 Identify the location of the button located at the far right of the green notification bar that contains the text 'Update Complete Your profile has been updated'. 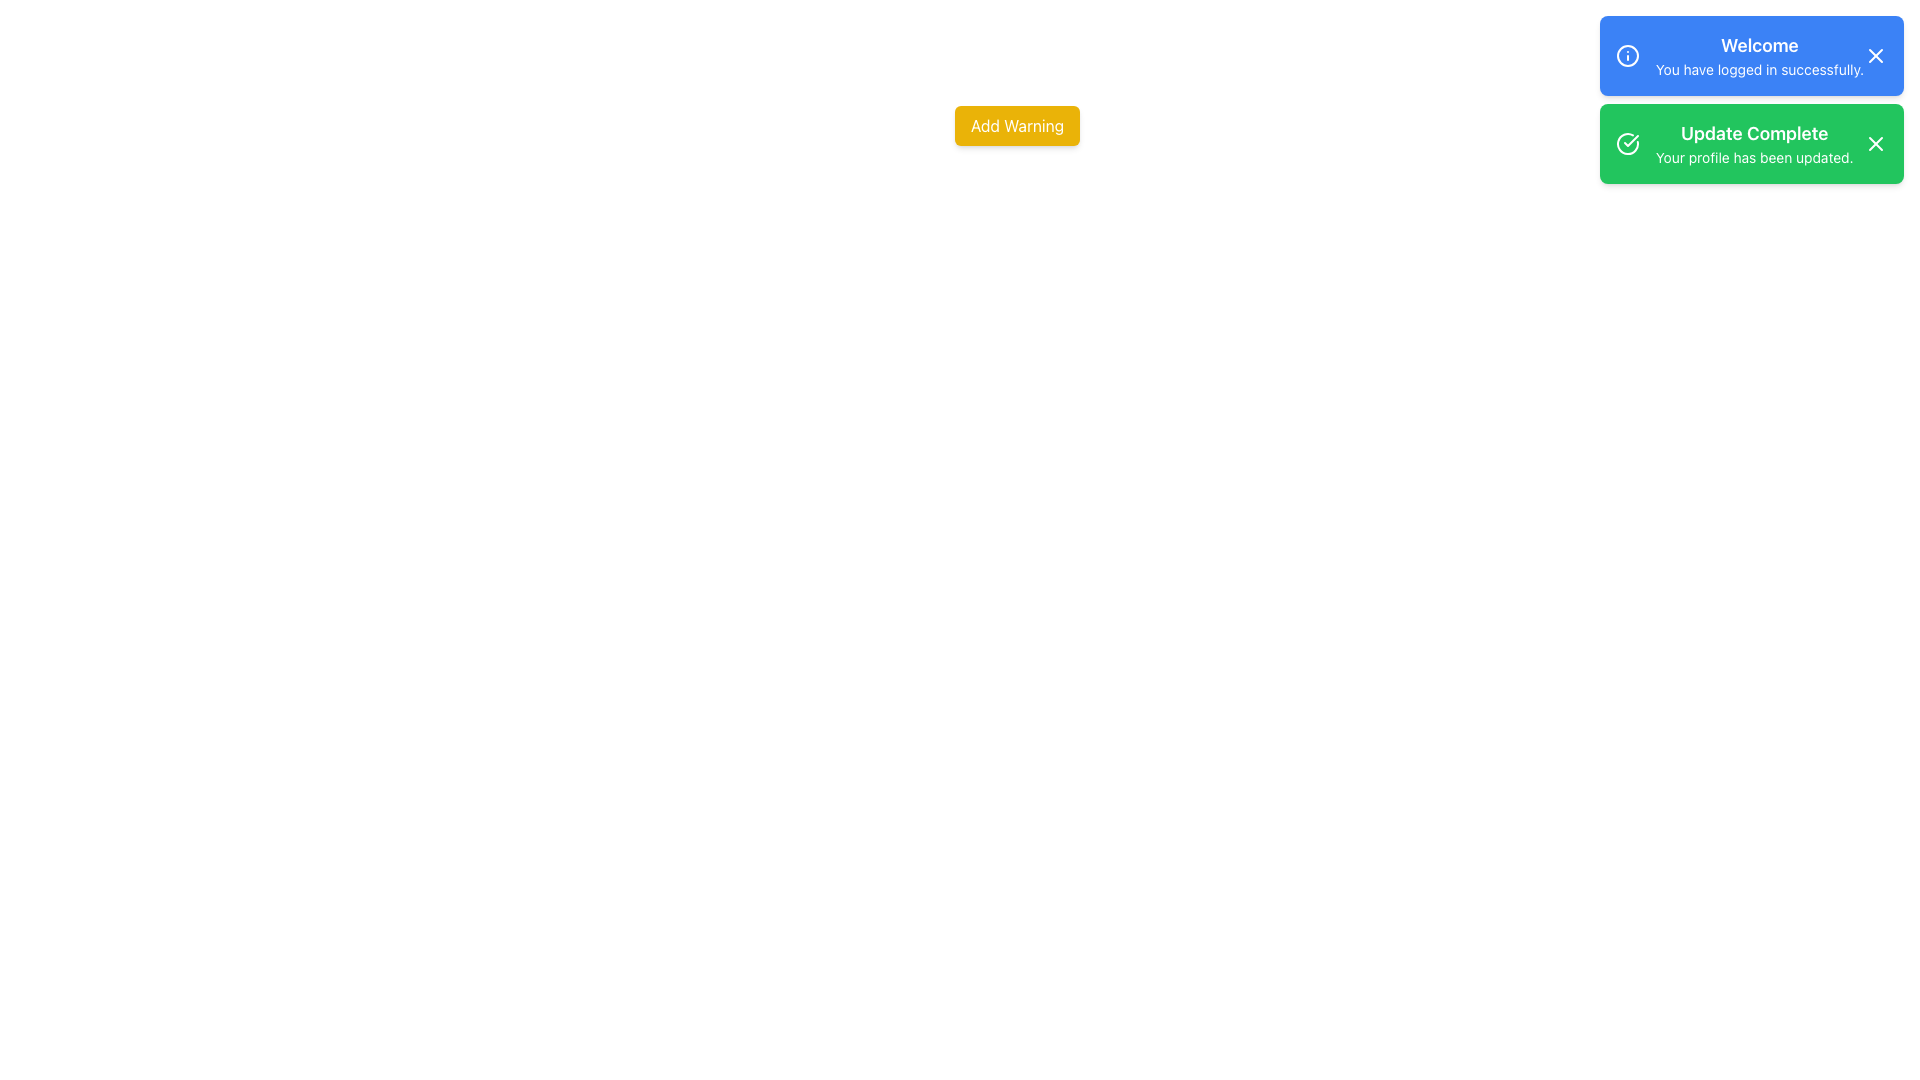
(1875, 142).